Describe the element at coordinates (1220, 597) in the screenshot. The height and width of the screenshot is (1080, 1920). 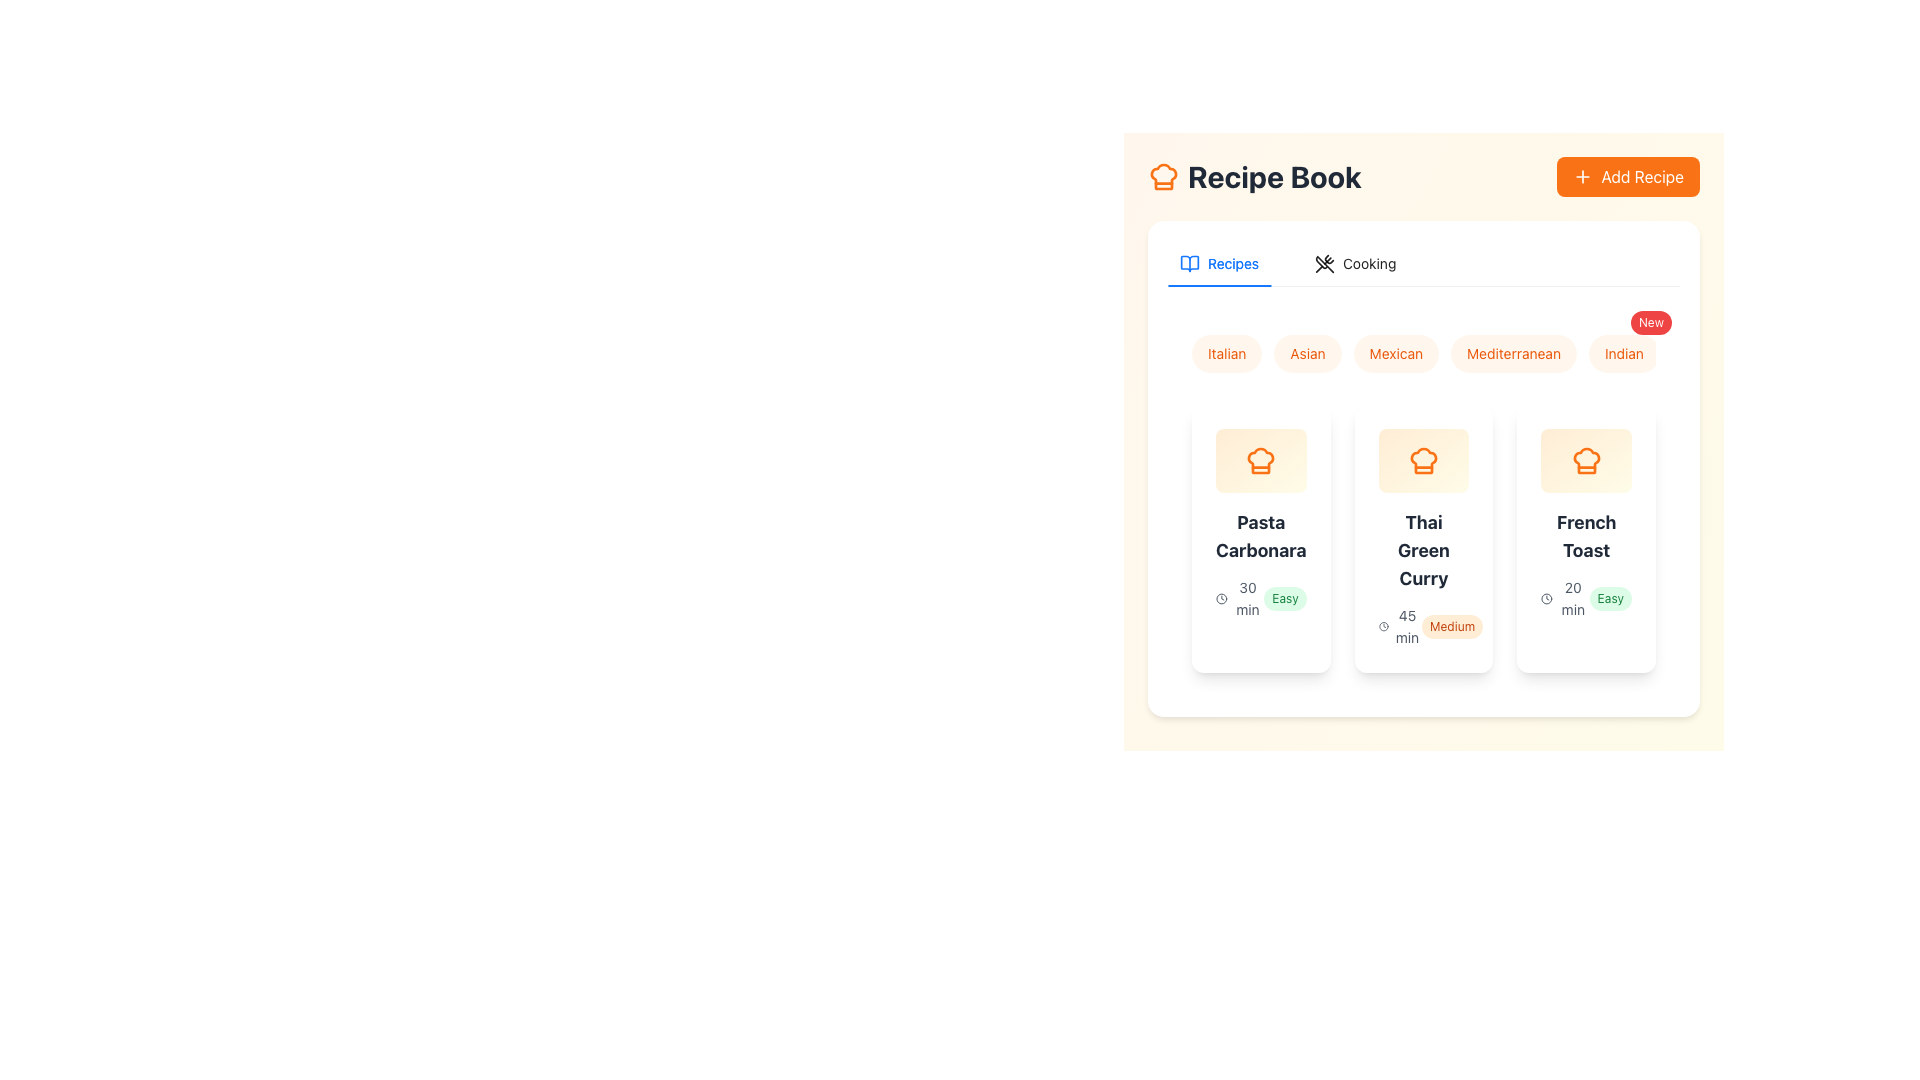
I see `the small clock-shaped icon with a minimalist design located to the left of the text '30 min' in the recipe card for 'Pasta Carbonara'` at that location.